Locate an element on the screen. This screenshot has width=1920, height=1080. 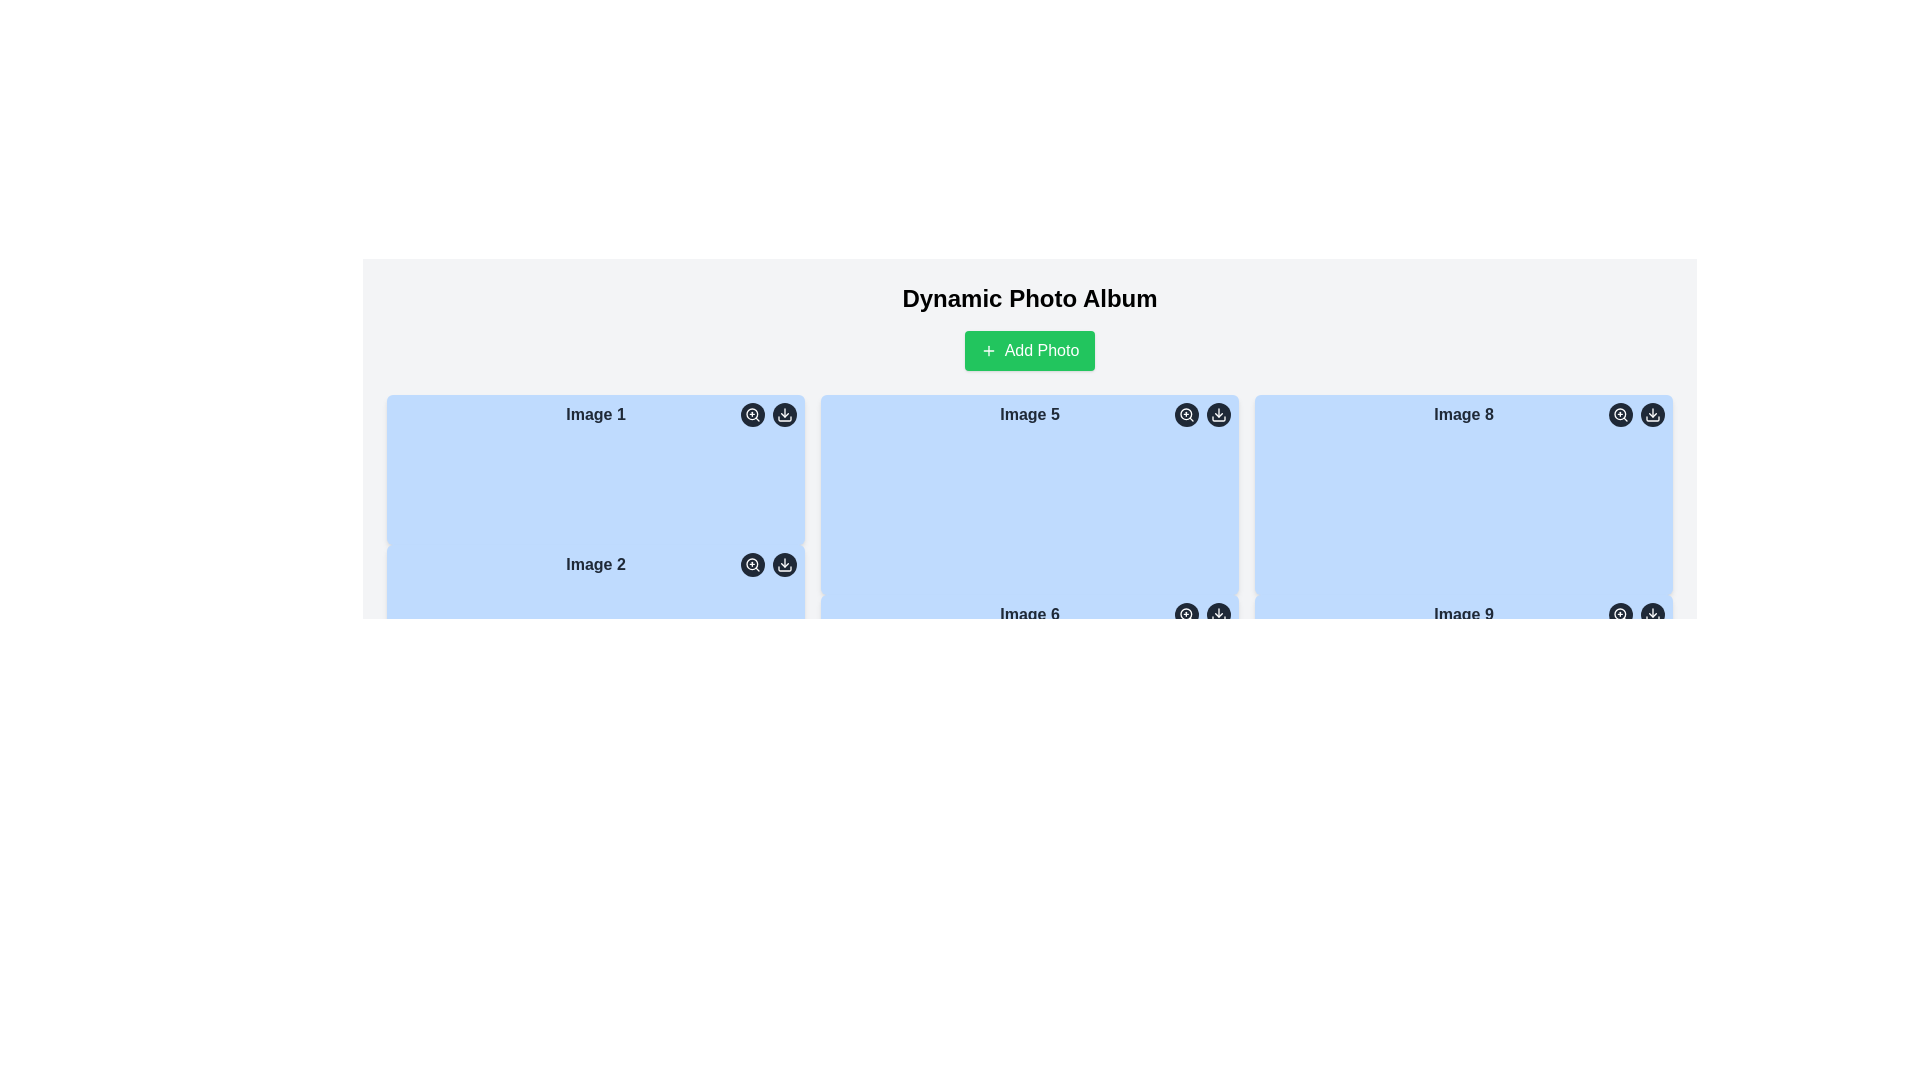
the circular magnifying glass icon with a '+' symbol in the center to zoom in on the image is located at coordinates (1621, 414).